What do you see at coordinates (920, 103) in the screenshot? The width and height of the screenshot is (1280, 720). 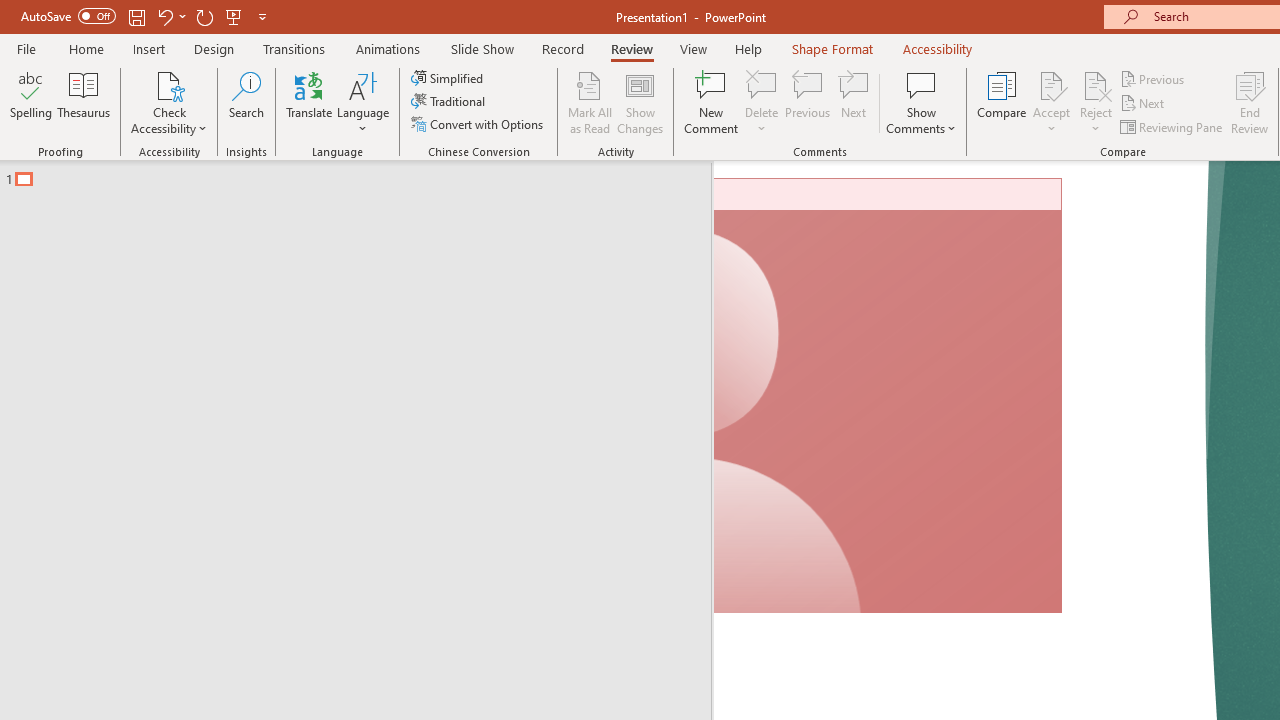 I see `'Show Comments'` at bounding box center [920, 103].